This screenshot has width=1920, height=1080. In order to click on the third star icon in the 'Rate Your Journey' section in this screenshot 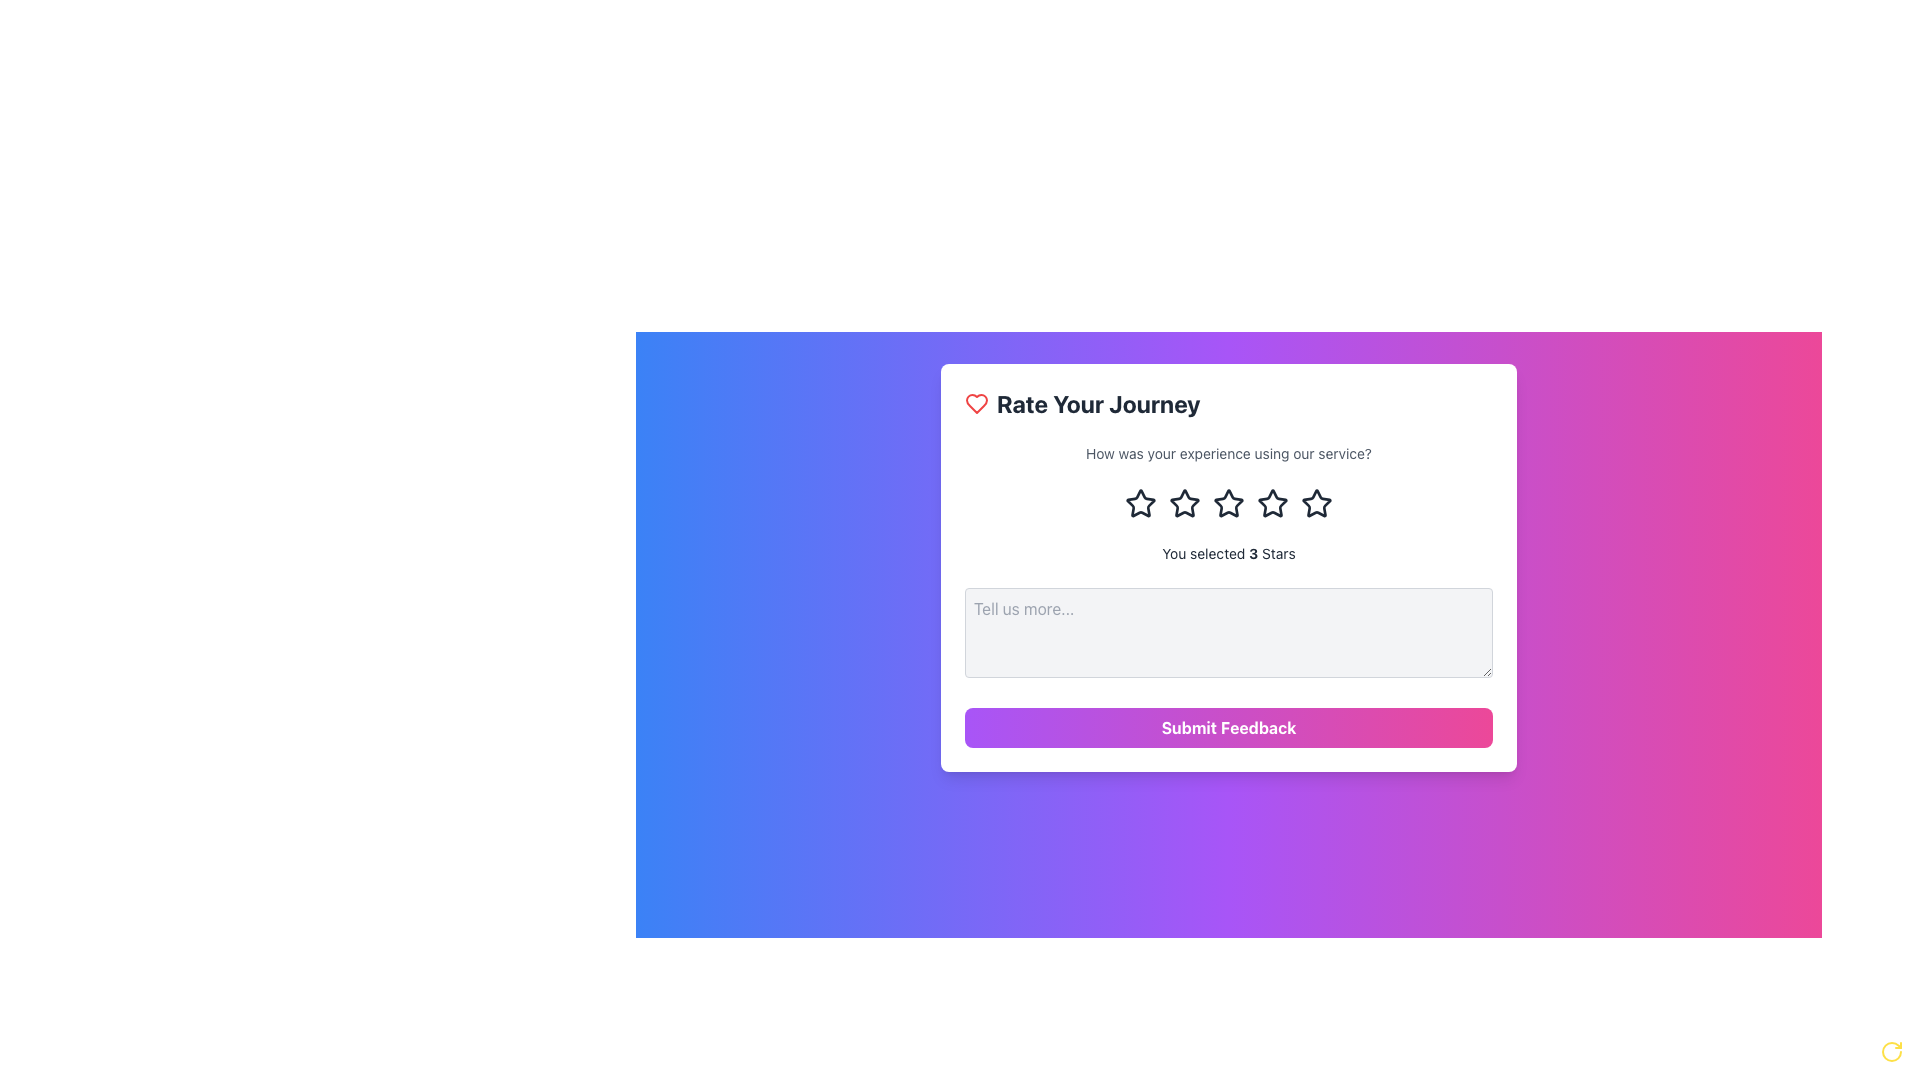, I will do `click(1185, 503)`.